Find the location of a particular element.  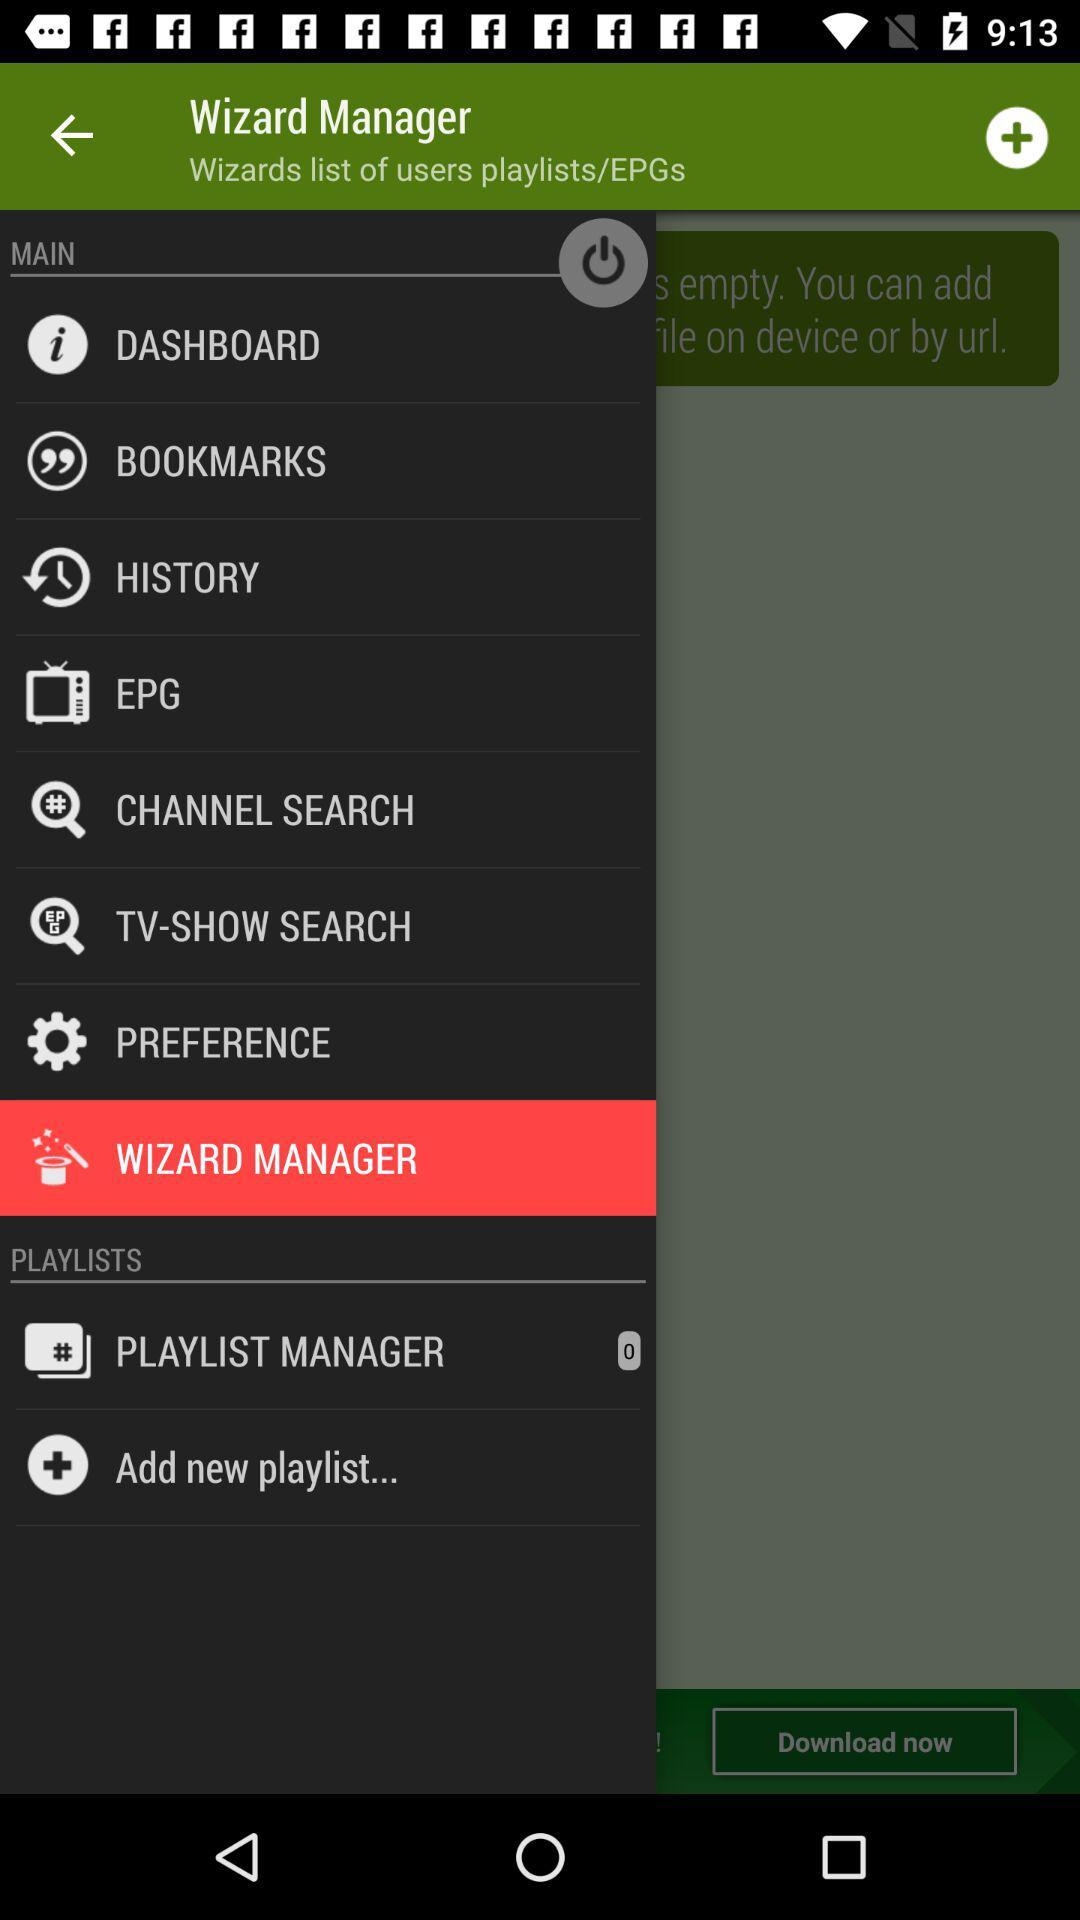

epg item is located at coordinates (147, 692).